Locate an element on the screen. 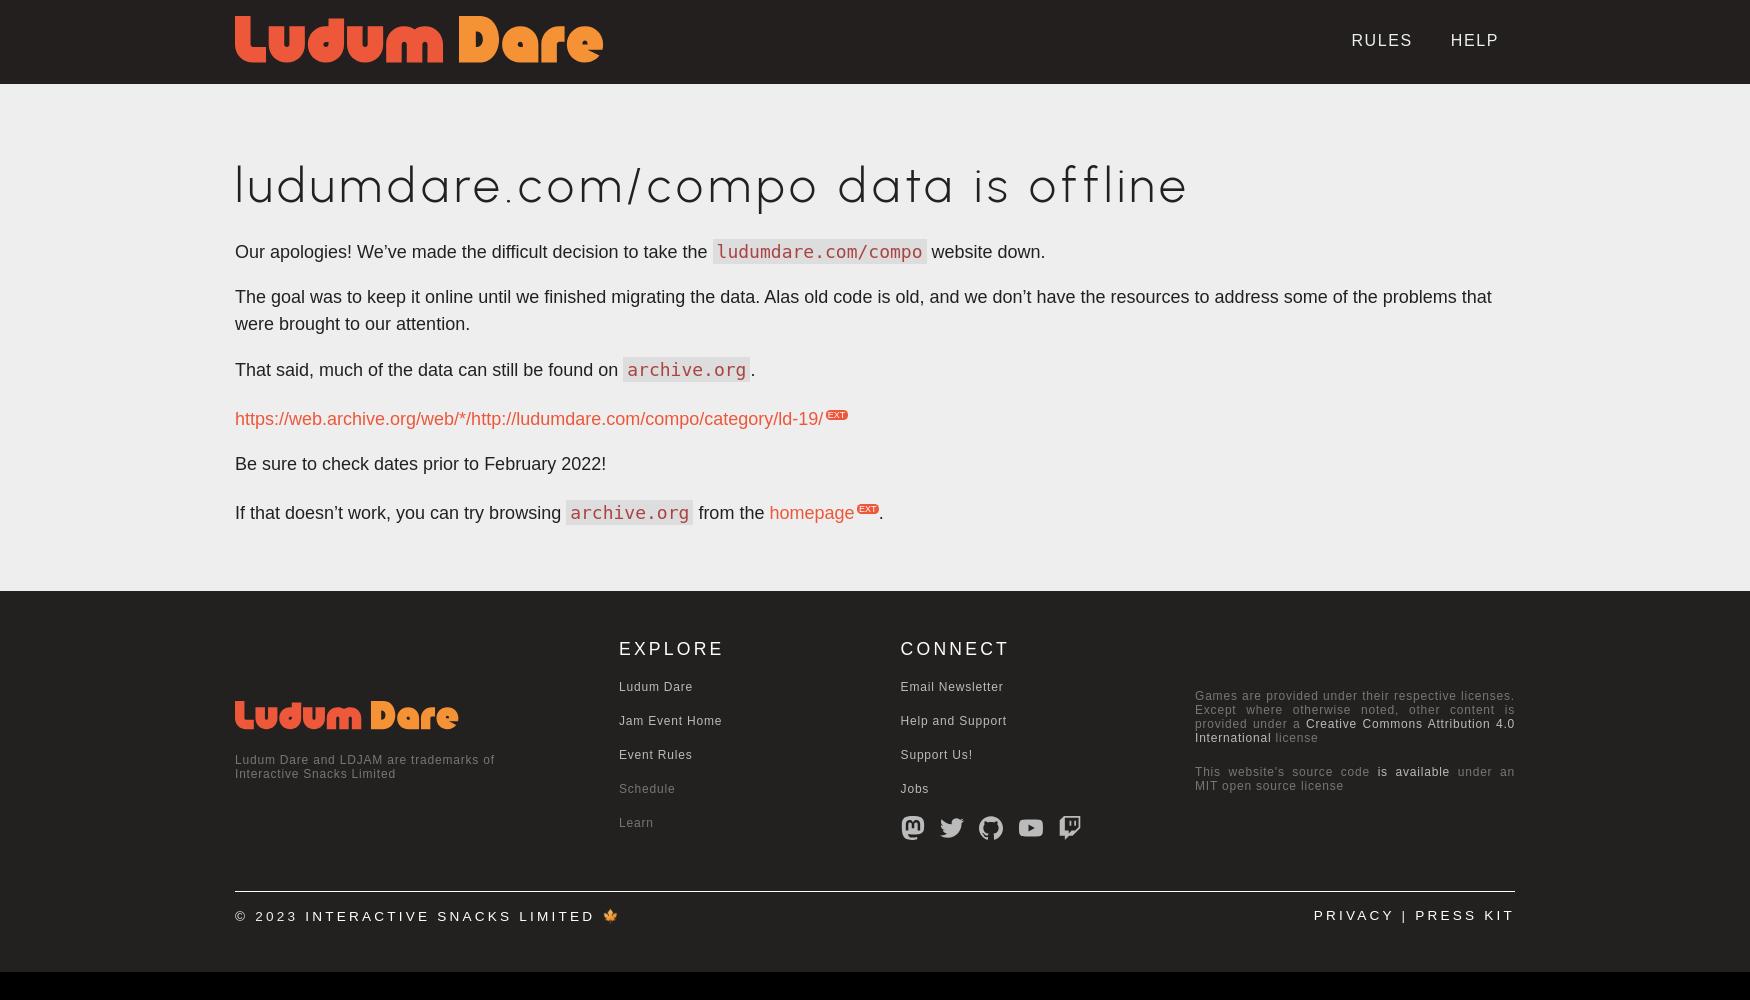  'license' is located at coordinates (1293, 737).